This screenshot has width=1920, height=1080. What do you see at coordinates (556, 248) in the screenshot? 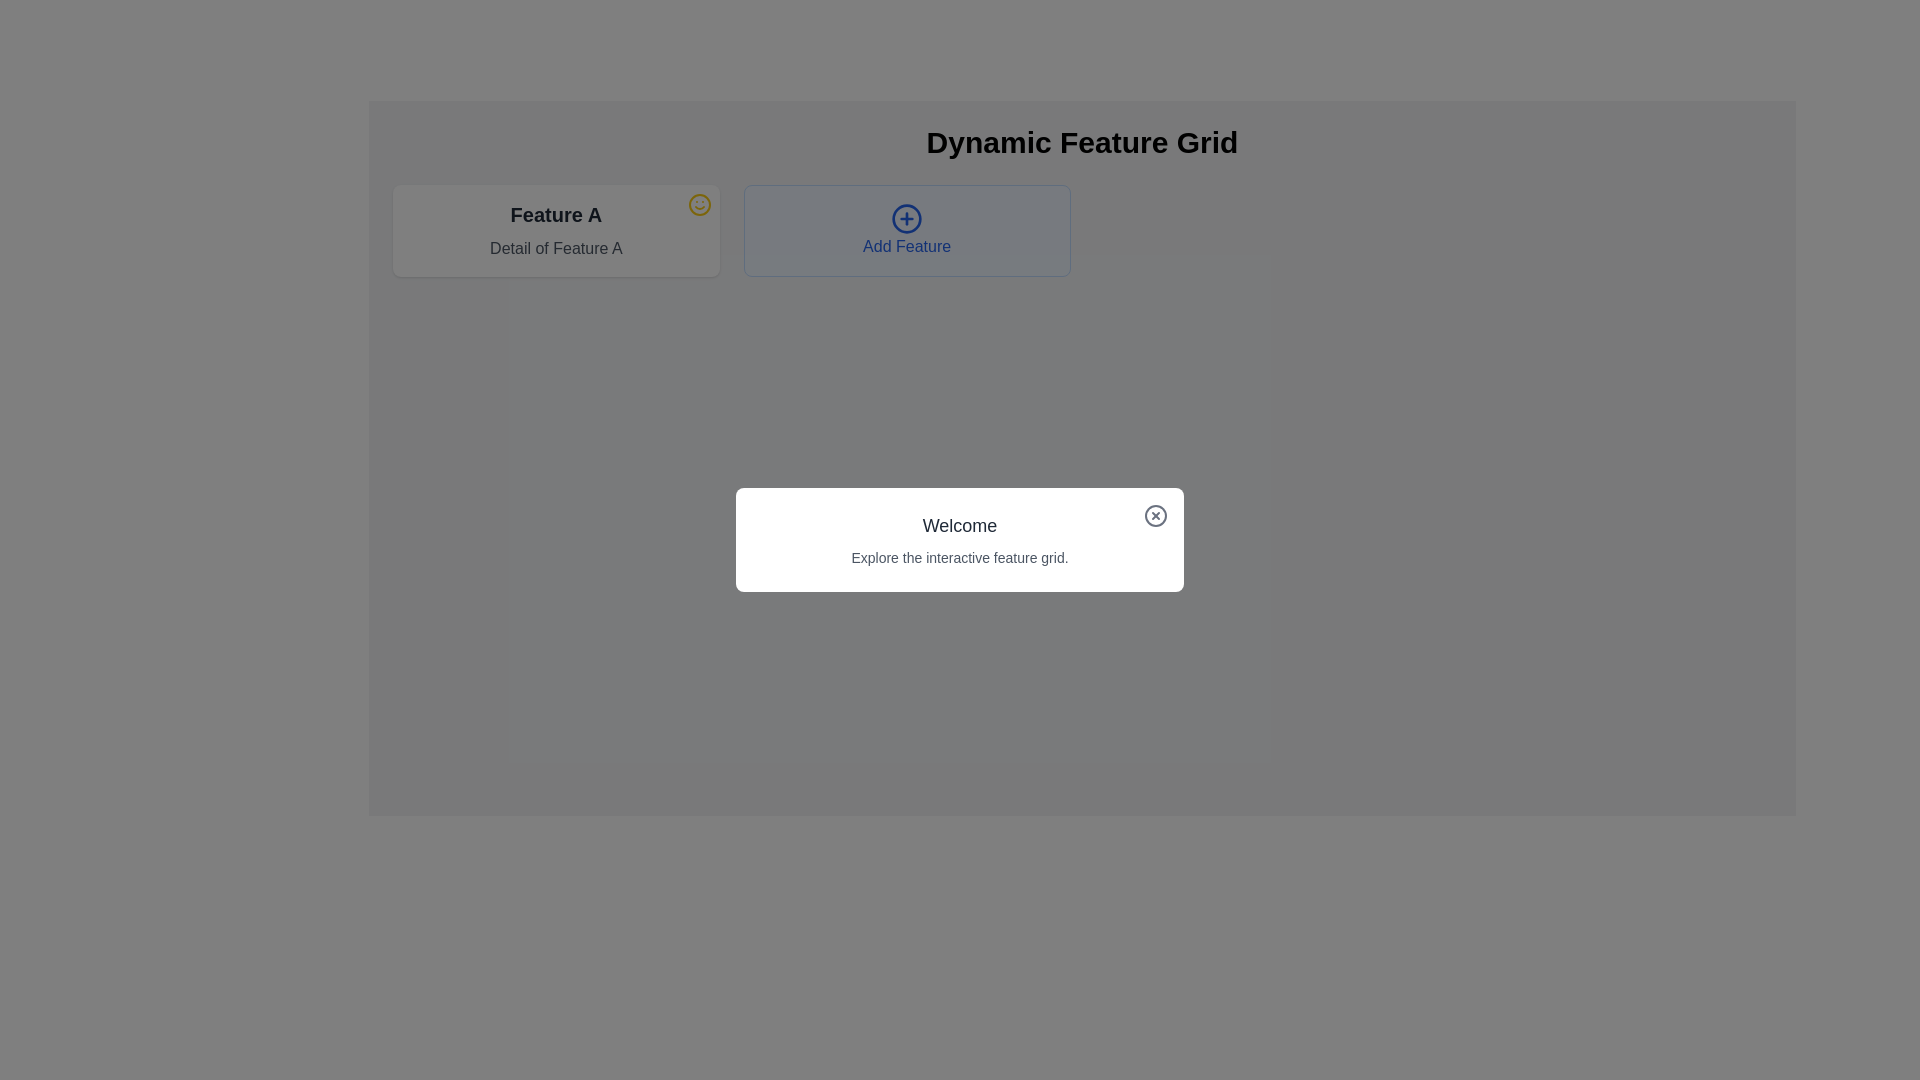
I see `the static text element that provides additional detail about 'Feature A', located below the heading 'Feature A' and to the left of a yellow smiley face icon` at bounding box center [556, 248].